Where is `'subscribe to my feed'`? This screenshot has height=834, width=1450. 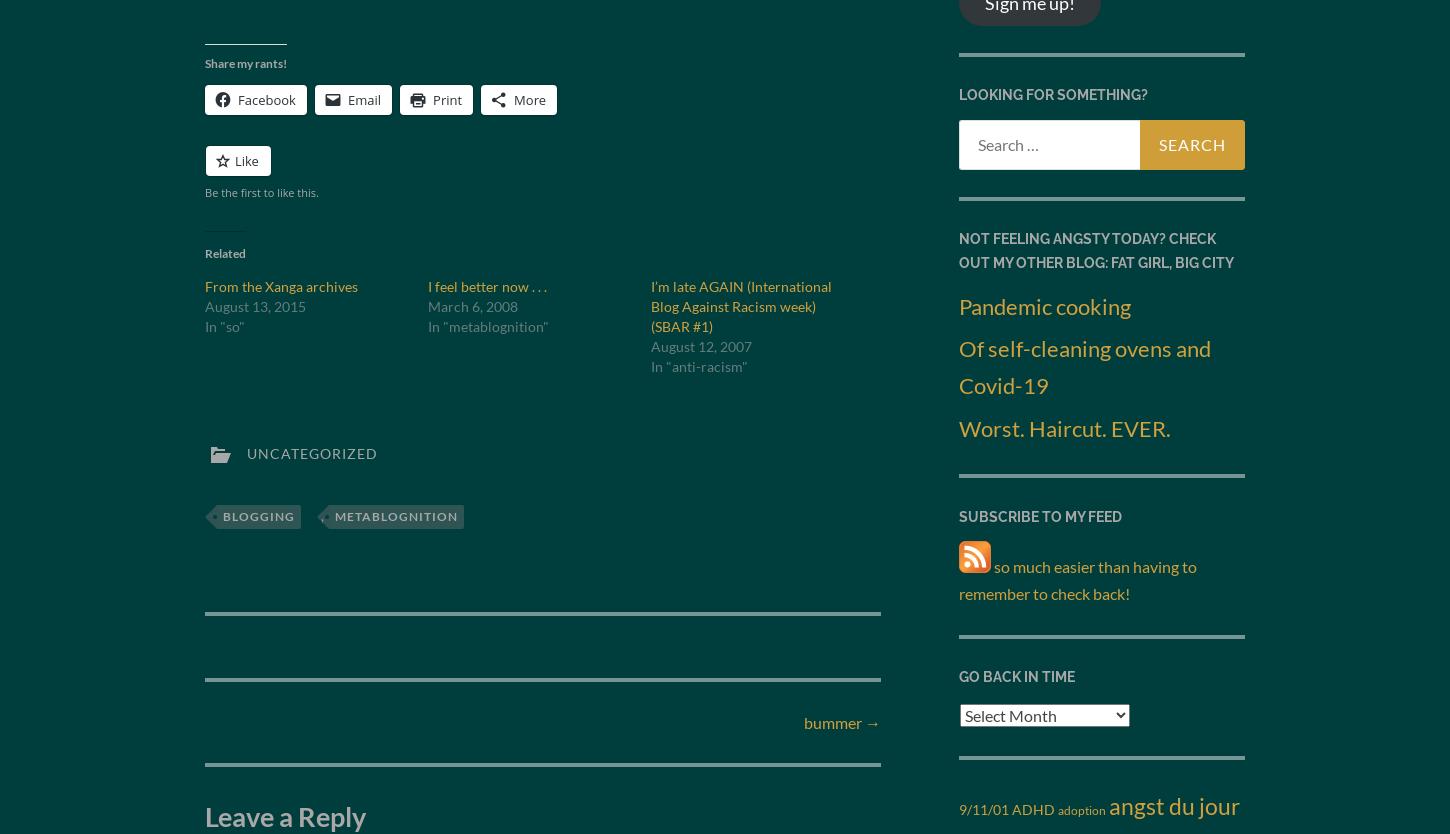
'subscribe to my feed' is located at coordinates (1040, 514).